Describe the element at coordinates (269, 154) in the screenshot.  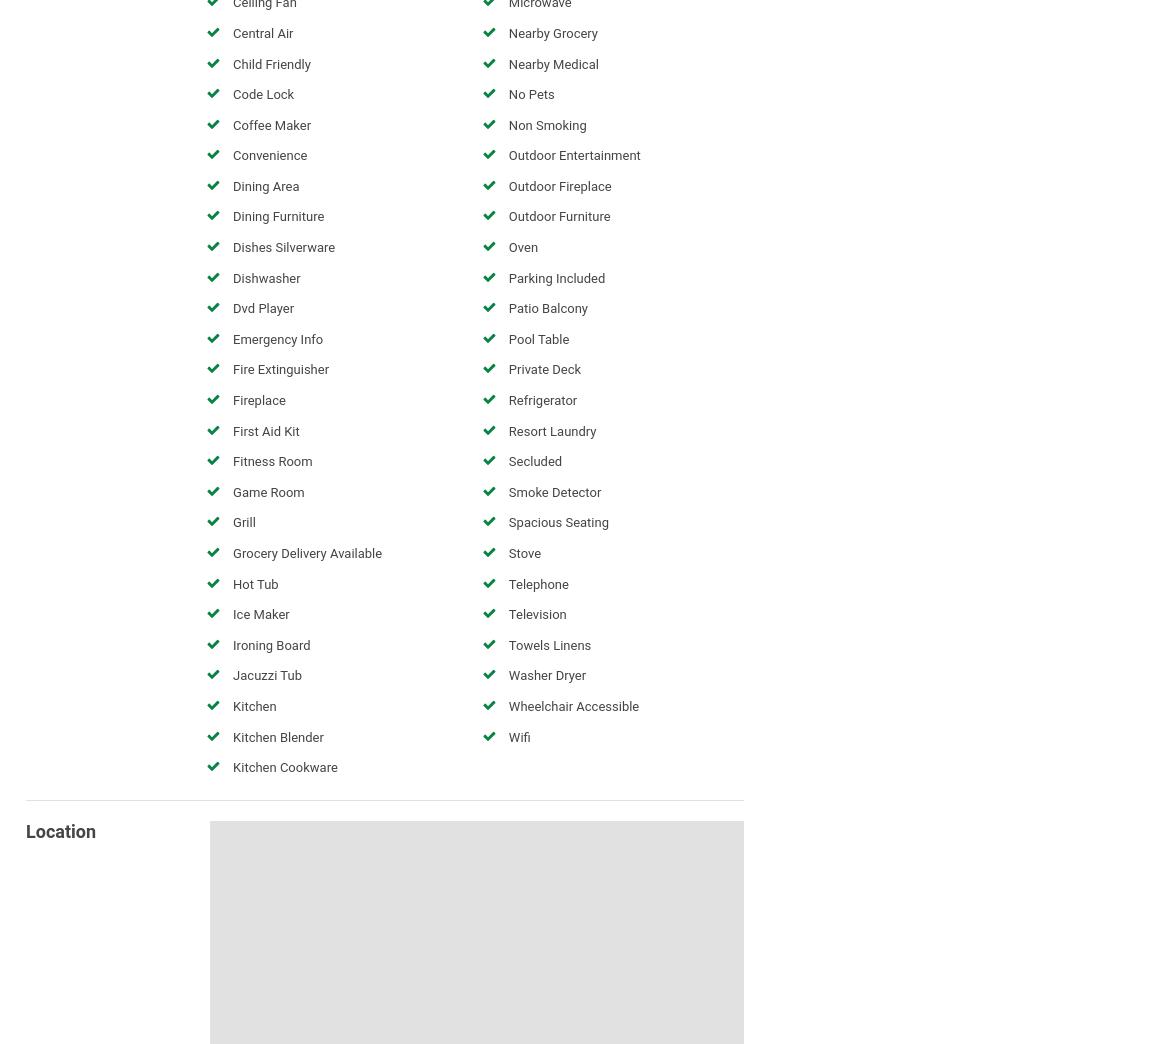
I see `'Convenience'` at that location.